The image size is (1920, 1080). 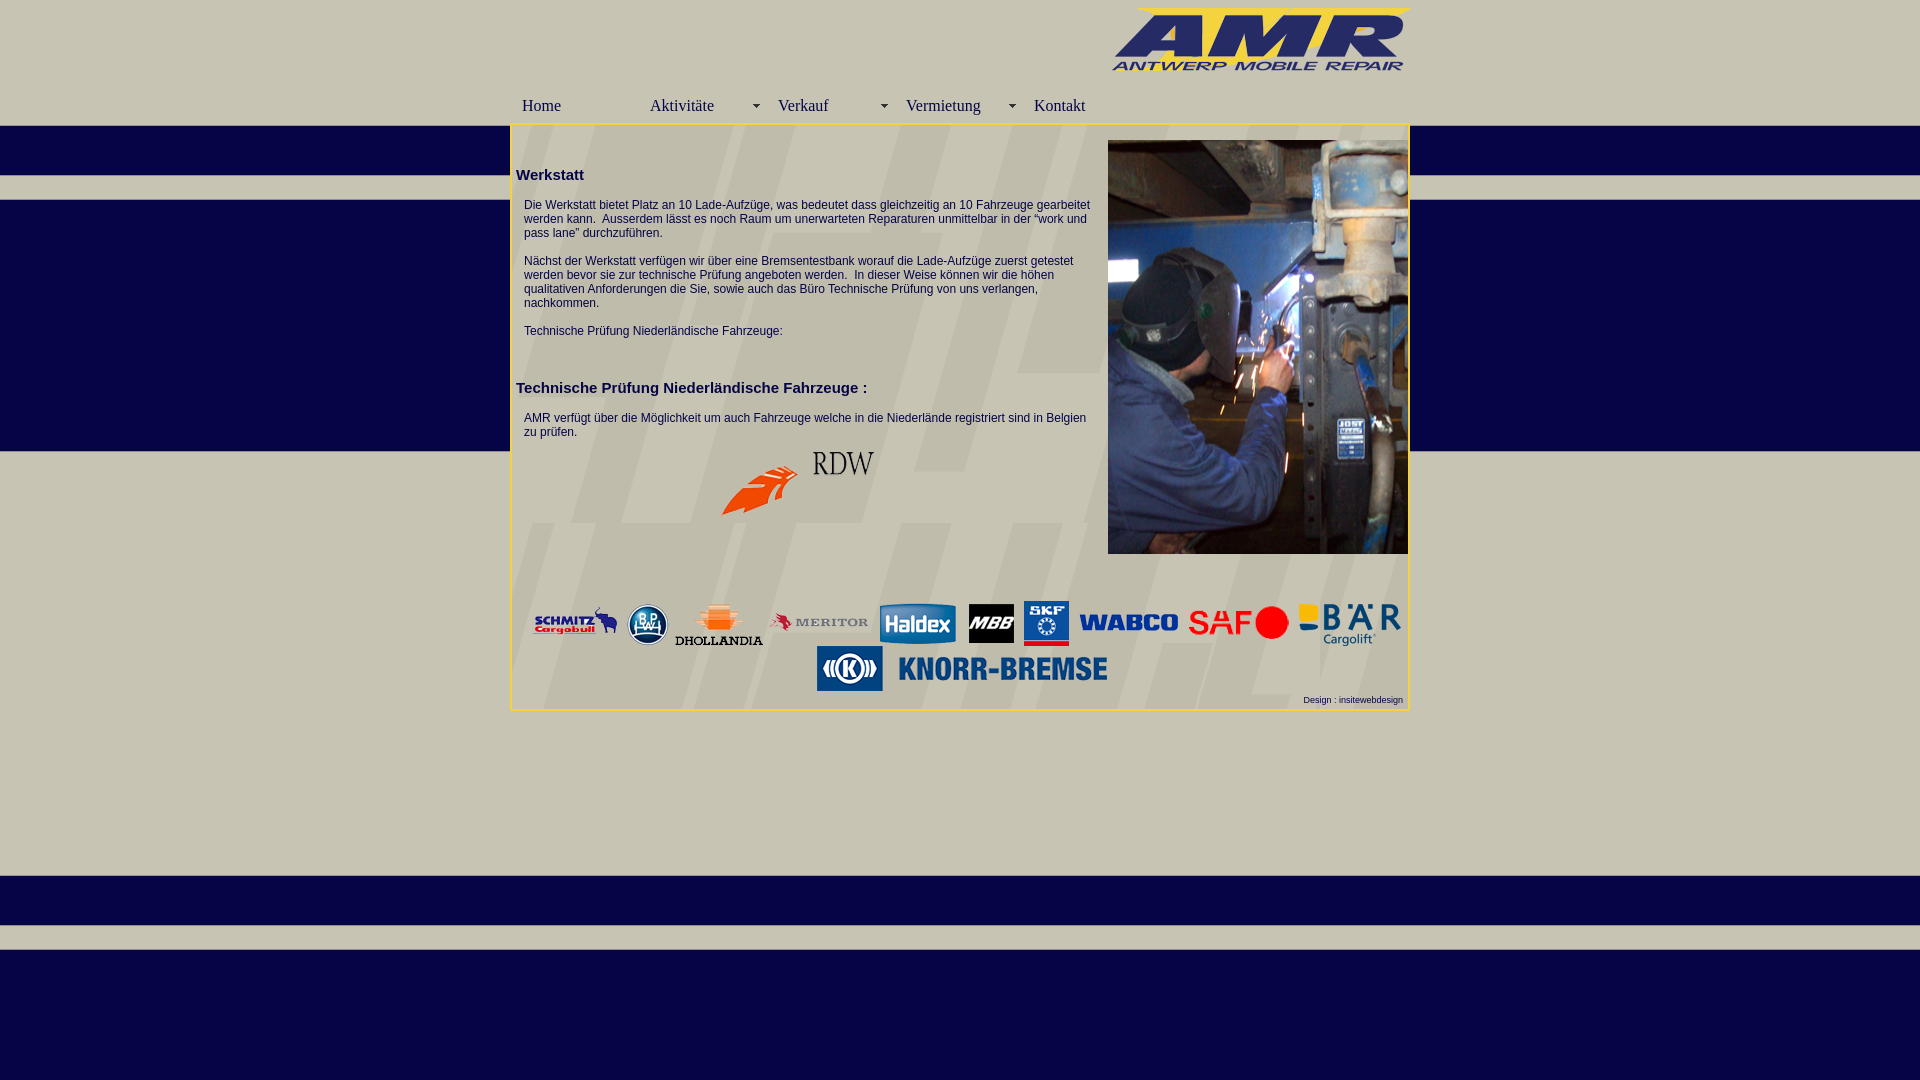 What do you see at coordinates (509, 105) in the screenshot?
I see `'Home'` at bounding box center [509, 105].